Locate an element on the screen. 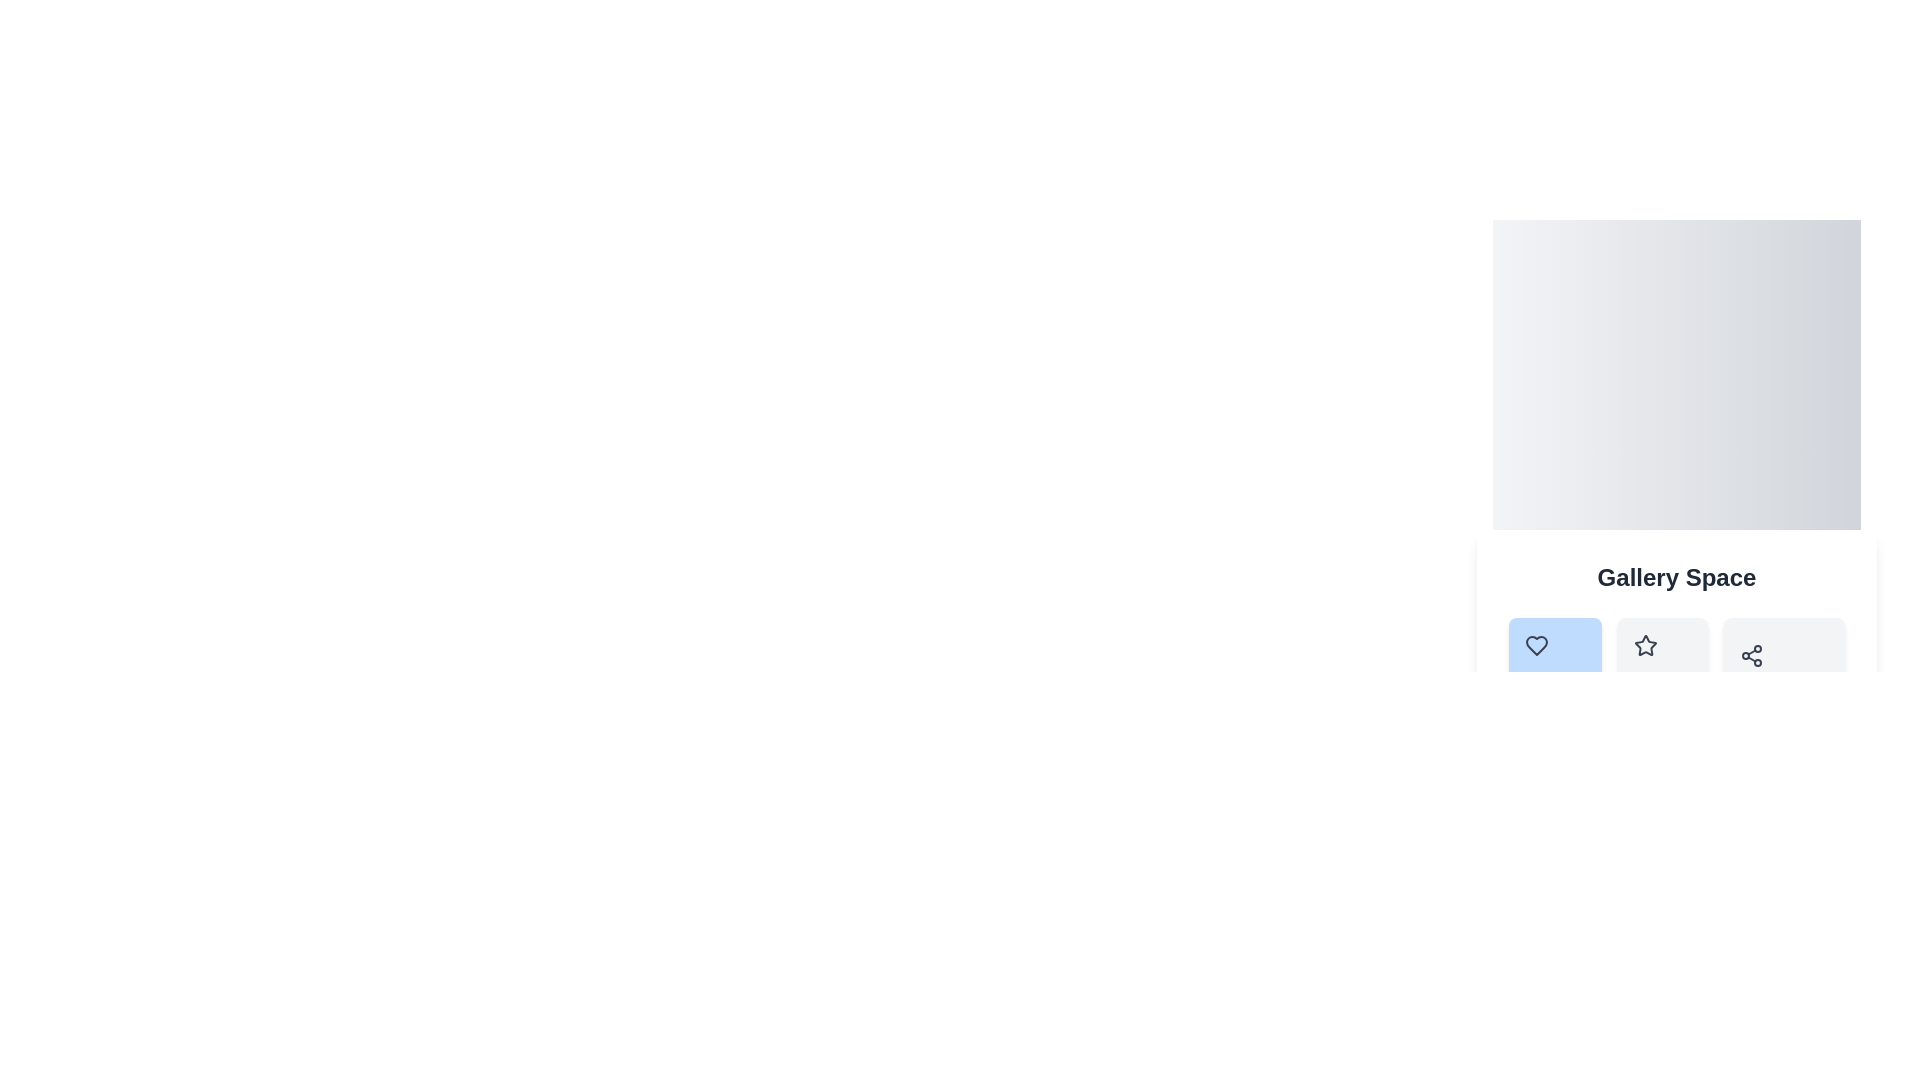 The image size is (1920, 1080). the star-shaped icon button, which is the second icon in a row of three below the 'Gallery Space' text, to perform a special action is located at coordinates (1646, 645).